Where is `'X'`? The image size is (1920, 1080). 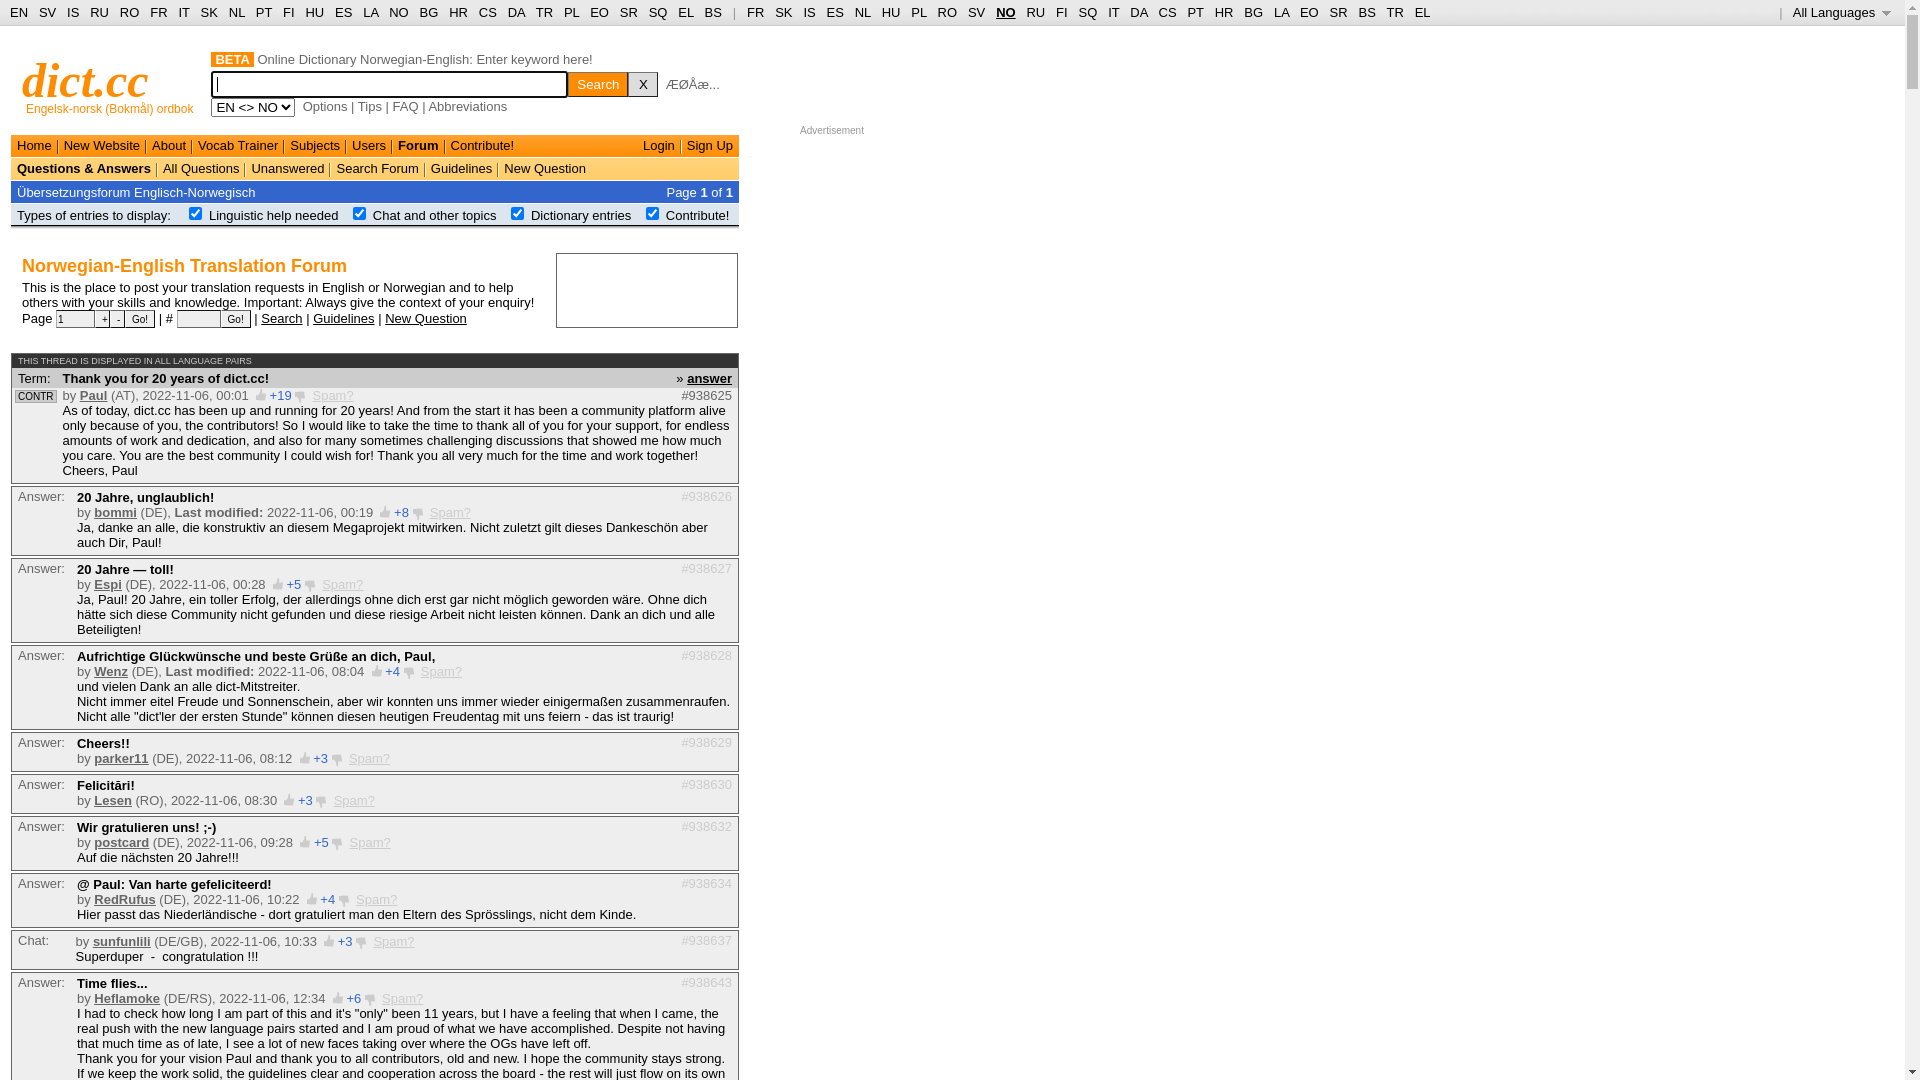
'X' is located at coordinates (627, 83).